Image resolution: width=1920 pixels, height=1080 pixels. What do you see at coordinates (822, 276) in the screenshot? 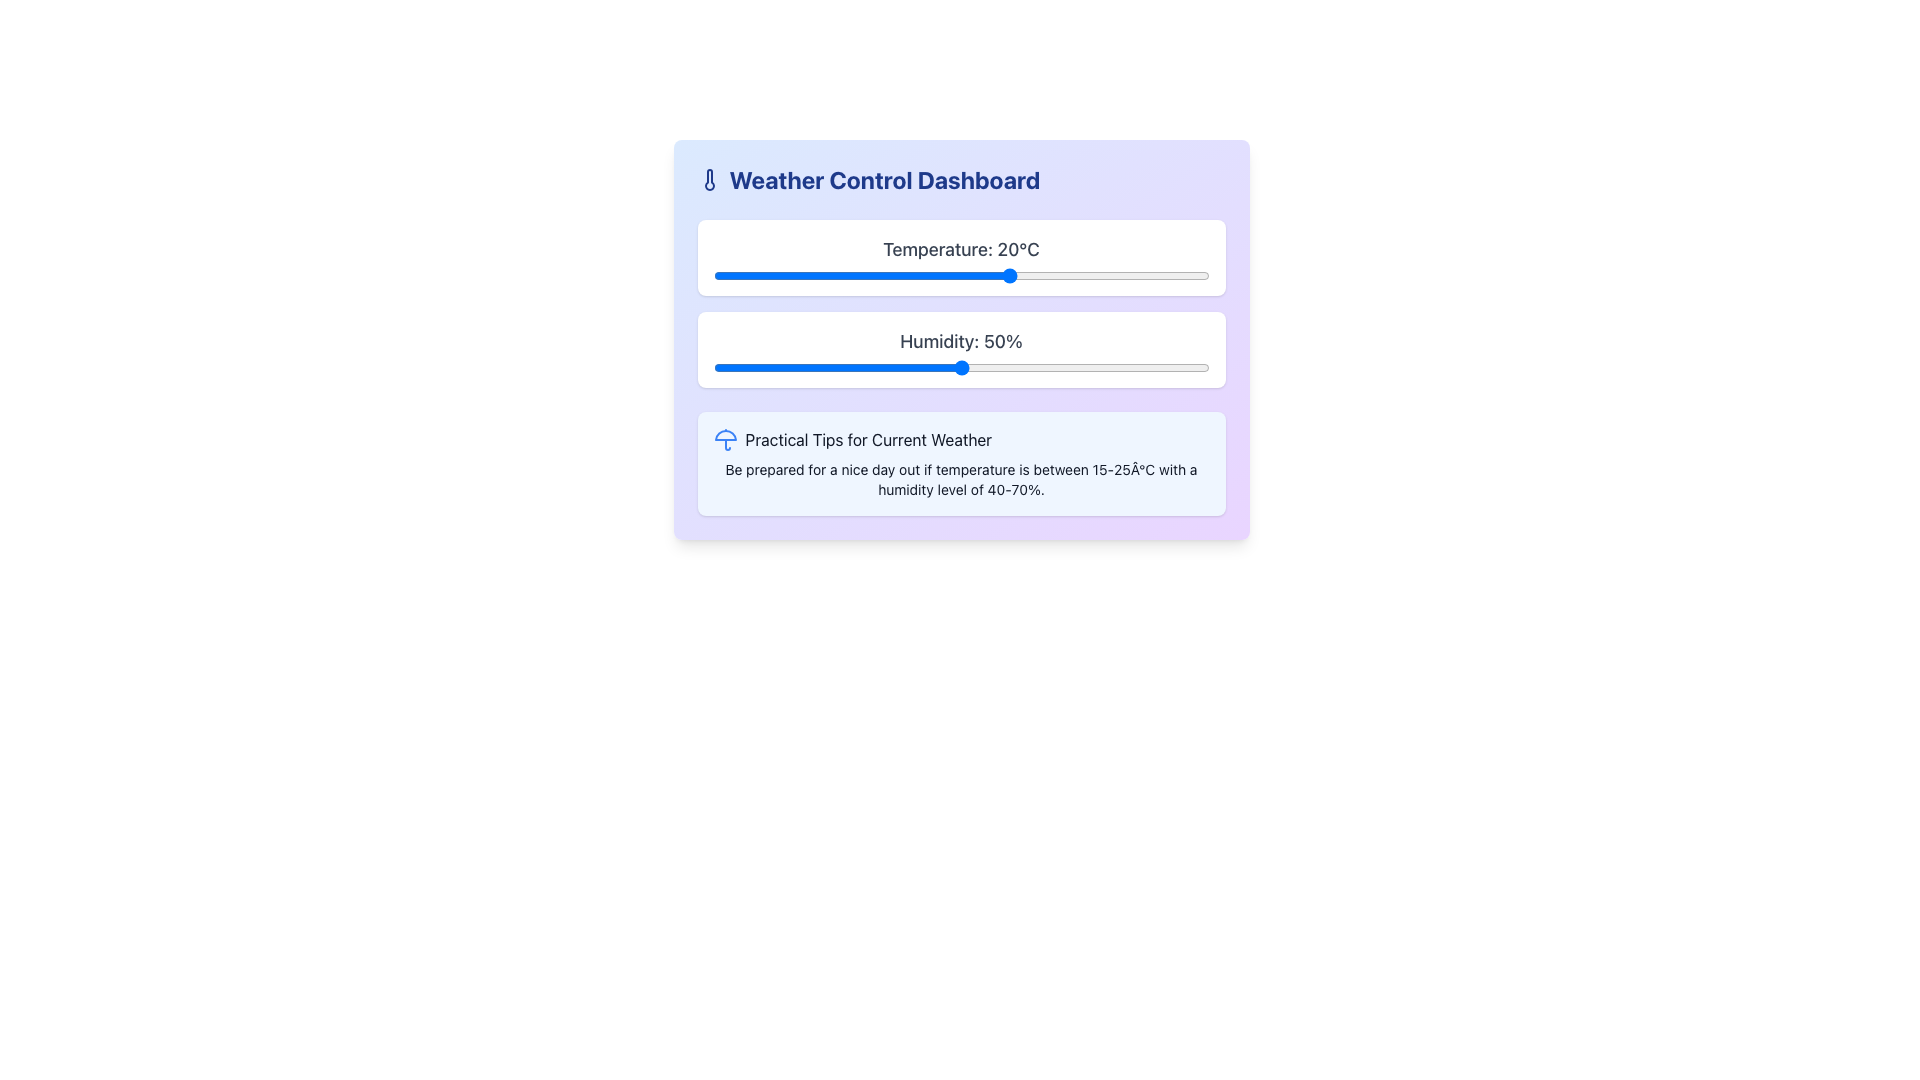
I see `temperature` at bounding box center [822, 276].